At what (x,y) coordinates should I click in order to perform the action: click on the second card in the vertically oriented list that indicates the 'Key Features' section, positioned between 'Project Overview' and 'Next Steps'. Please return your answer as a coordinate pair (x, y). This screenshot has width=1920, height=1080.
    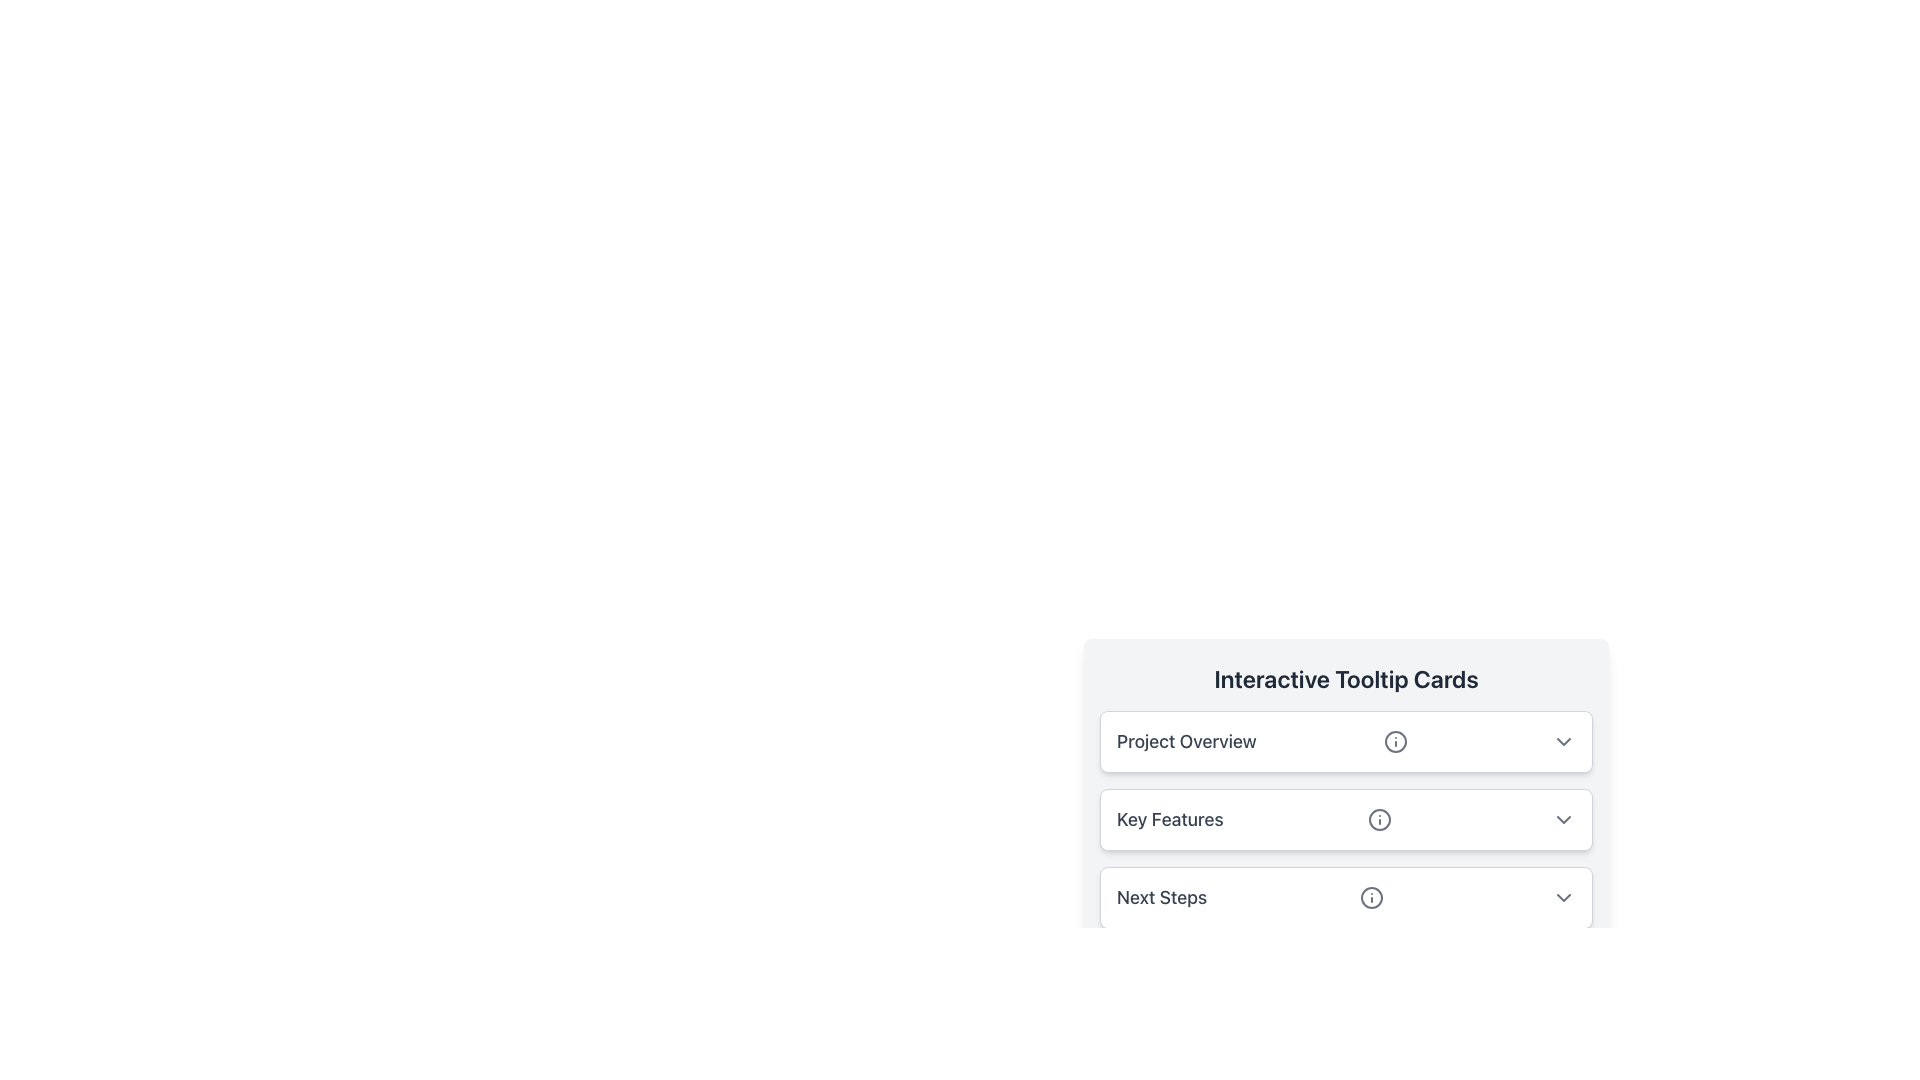
    Looking at the image, I should click on (1346, 820).